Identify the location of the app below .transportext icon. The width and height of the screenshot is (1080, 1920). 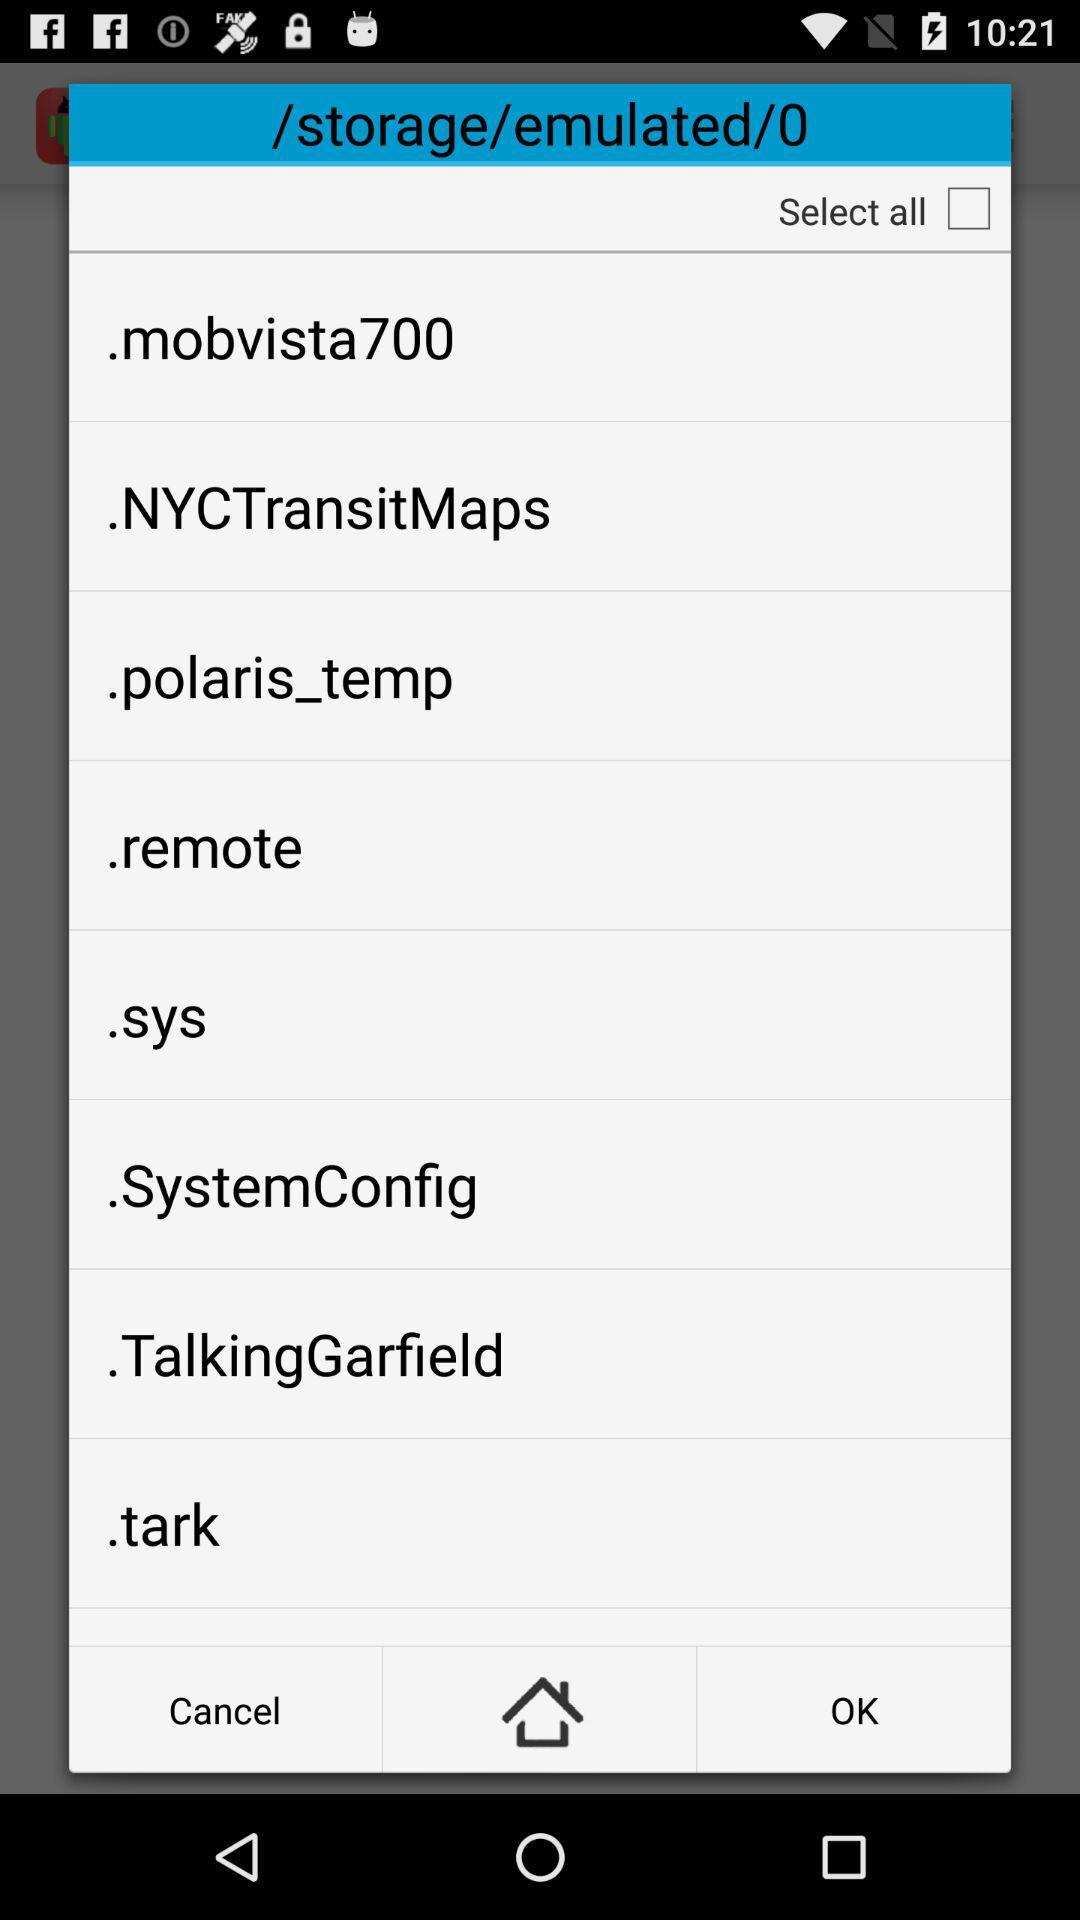
(854, 1708).